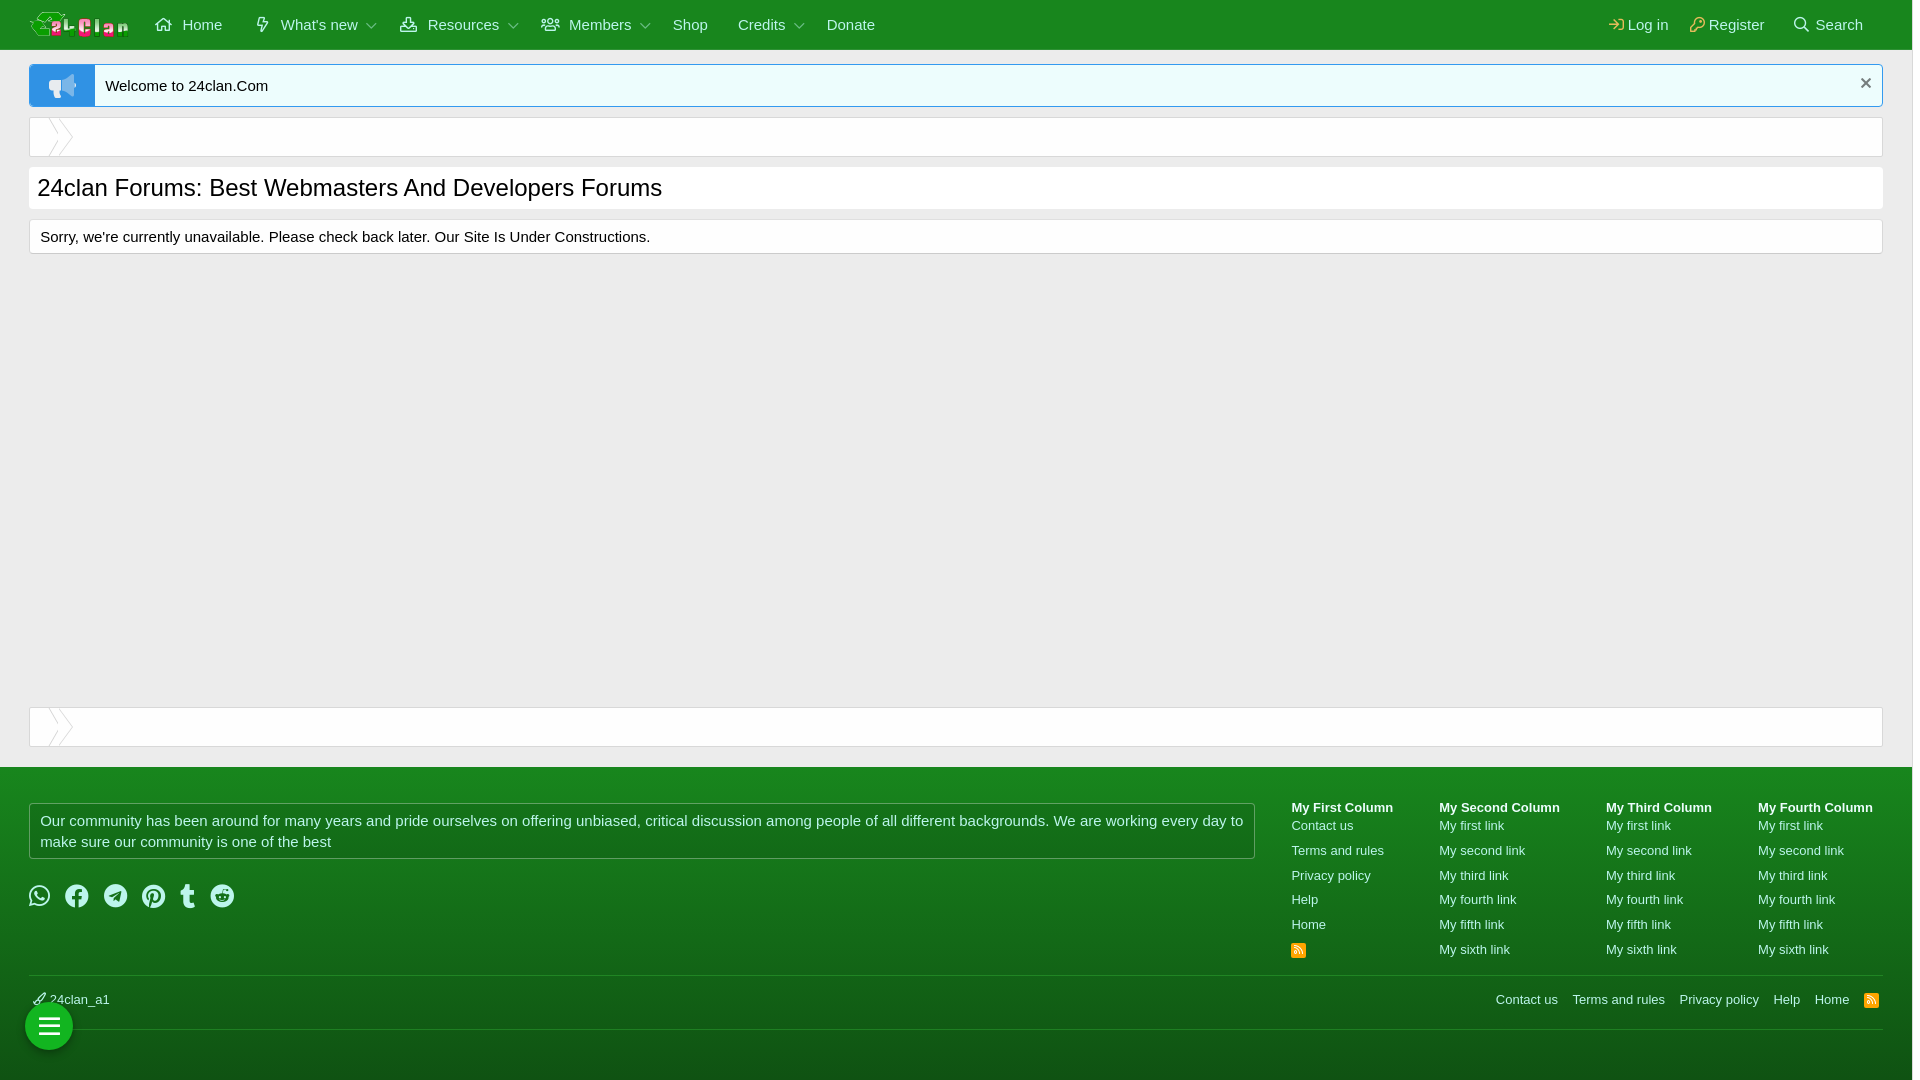 This screenshot has height=1080, width=1920. I want to click on 'Members', so click(579, 24).